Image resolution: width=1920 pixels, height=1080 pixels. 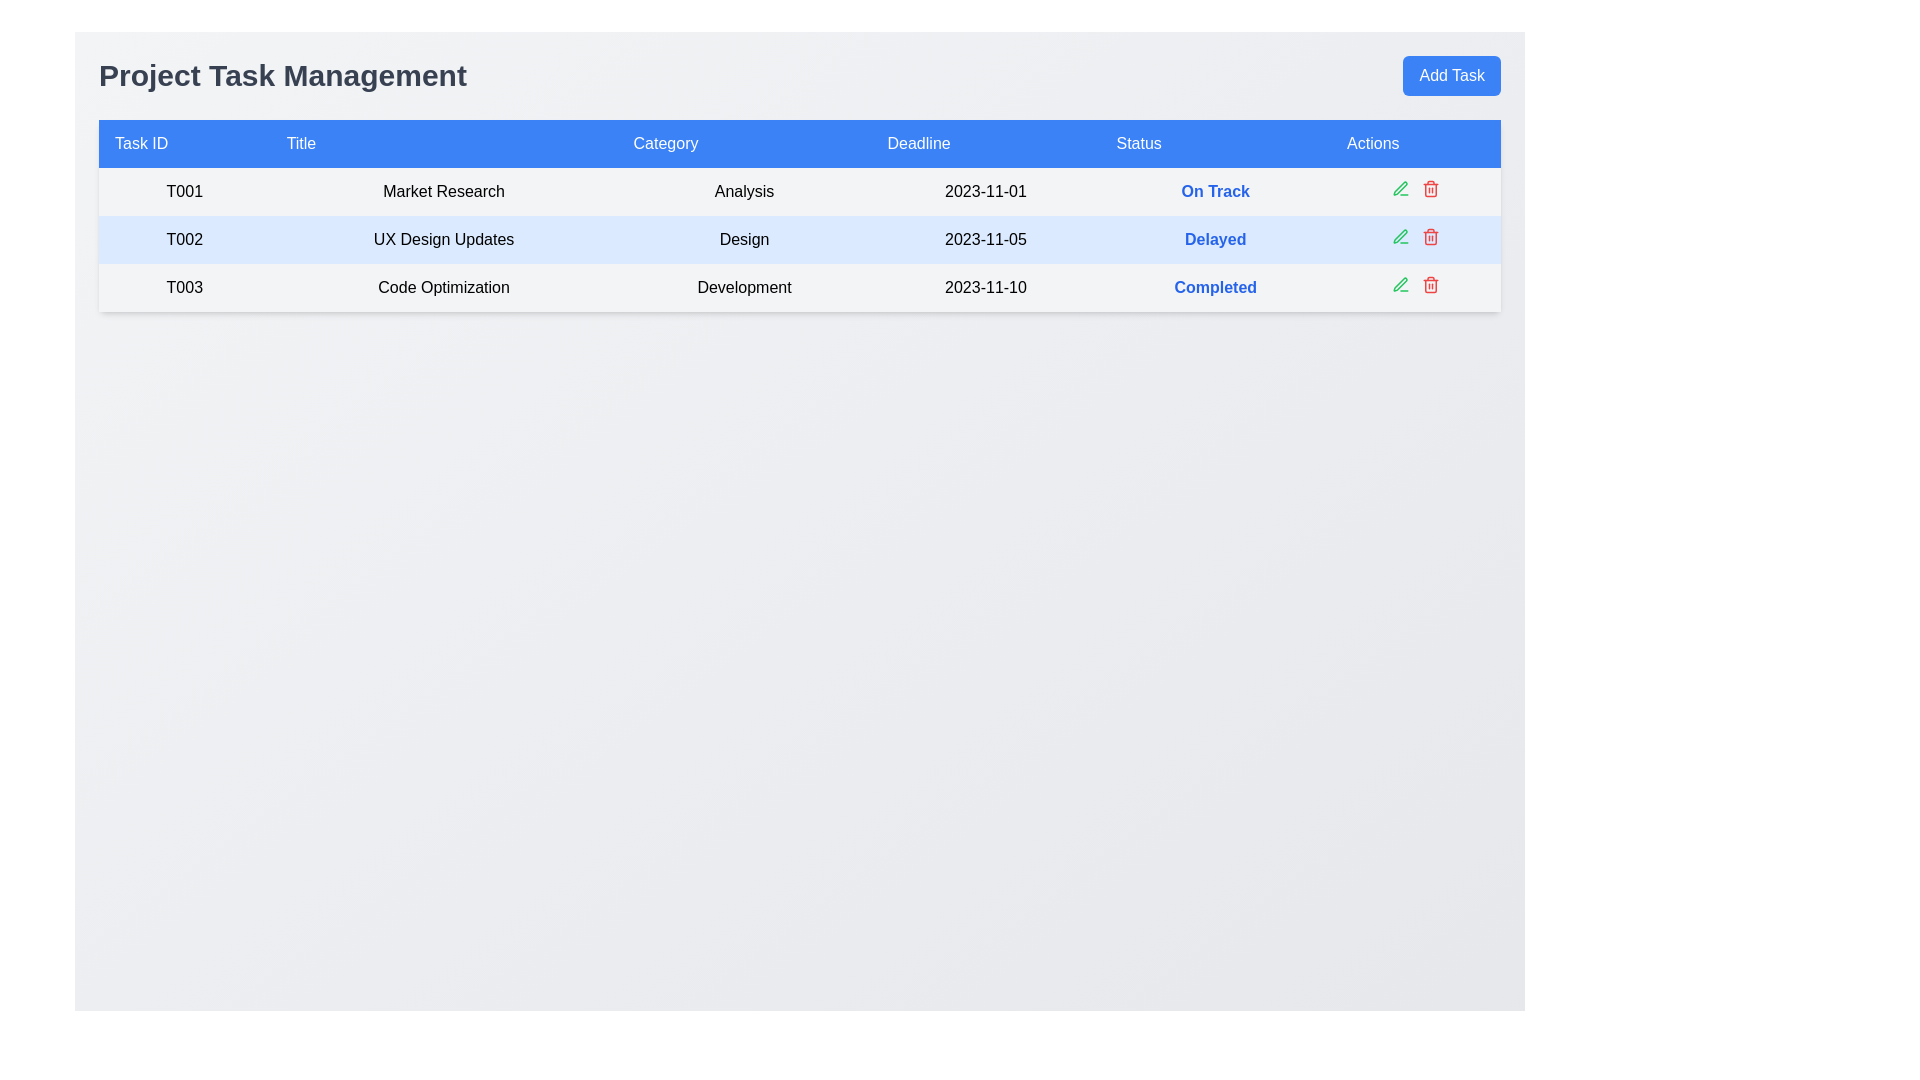 What do you see at coordinates (184, 238) in the screenshot?
I see `the Text label representing the task ID, located in the second row of the task management table, directly below 'T001' and above 'T003'` at bounding box center [184, 238].